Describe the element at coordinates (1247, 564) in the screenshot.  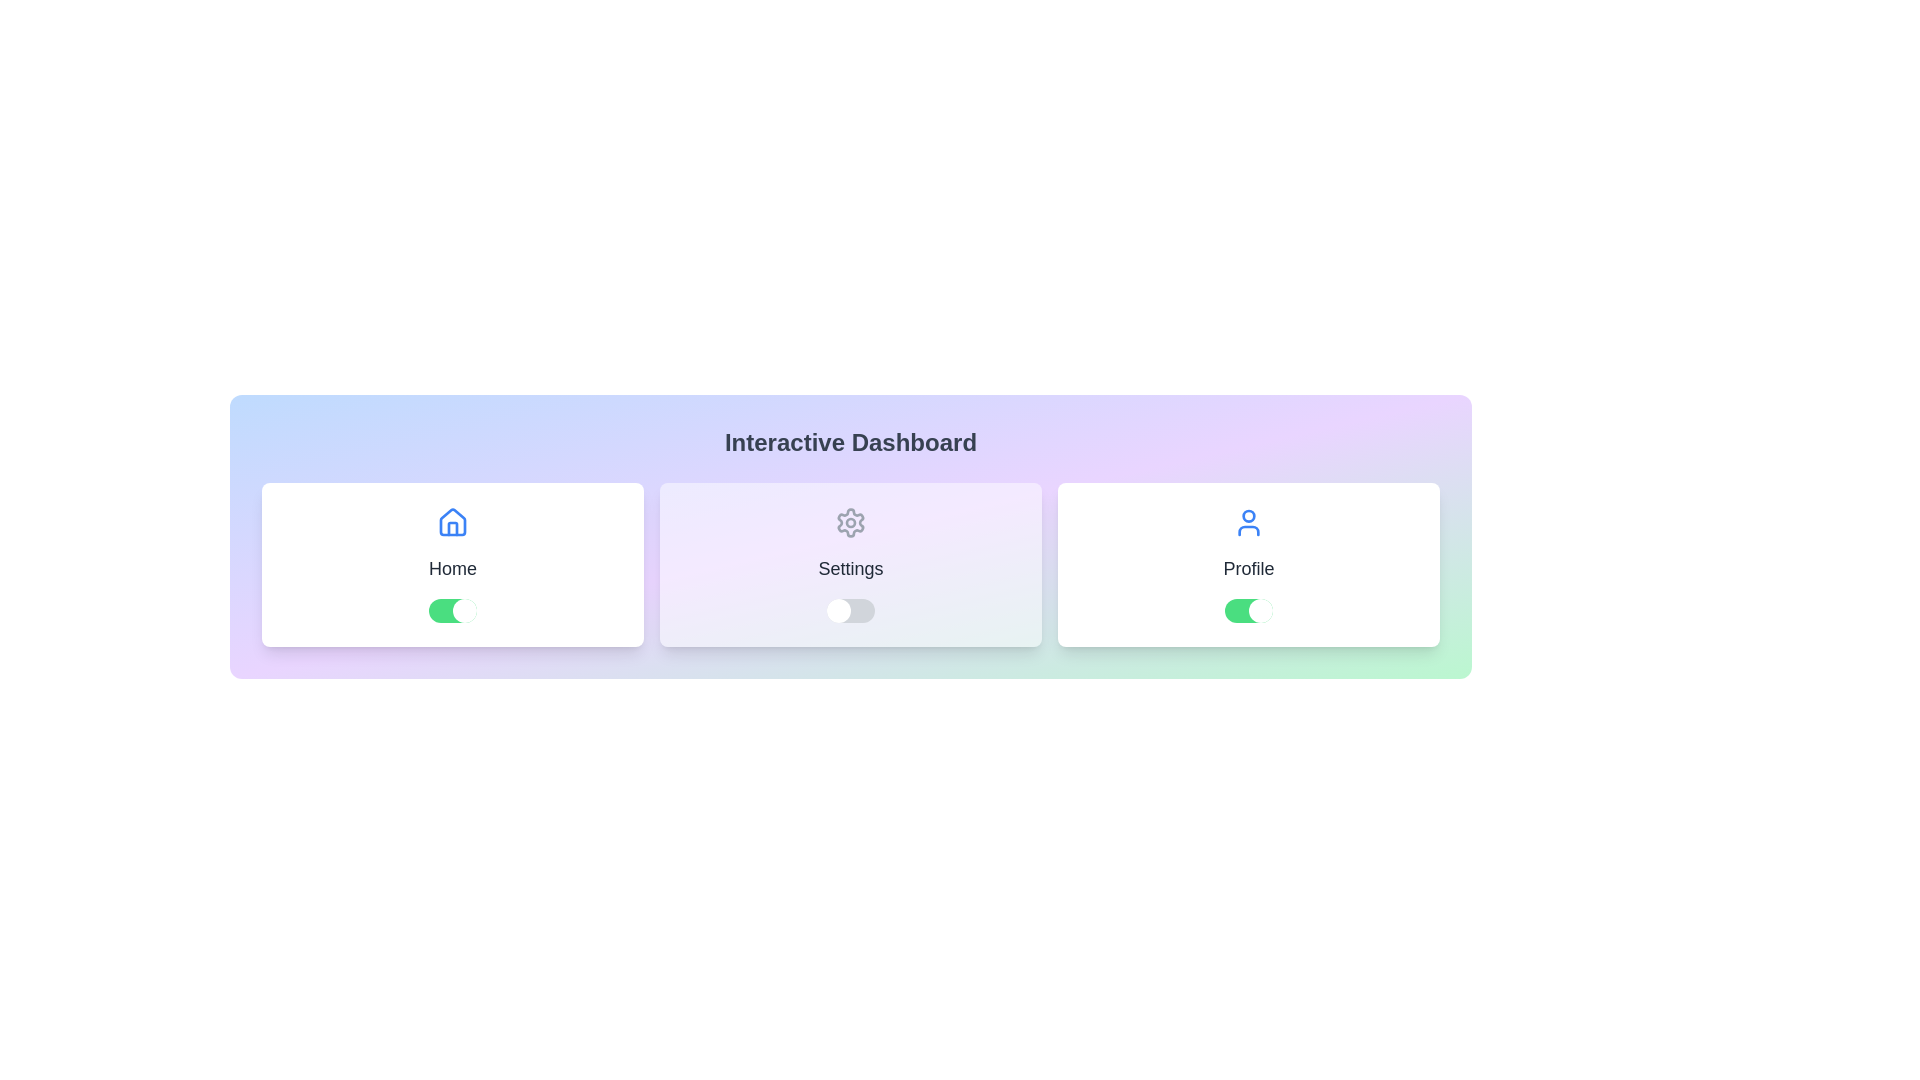
I see `the Profile card by clicking on it` at that location.